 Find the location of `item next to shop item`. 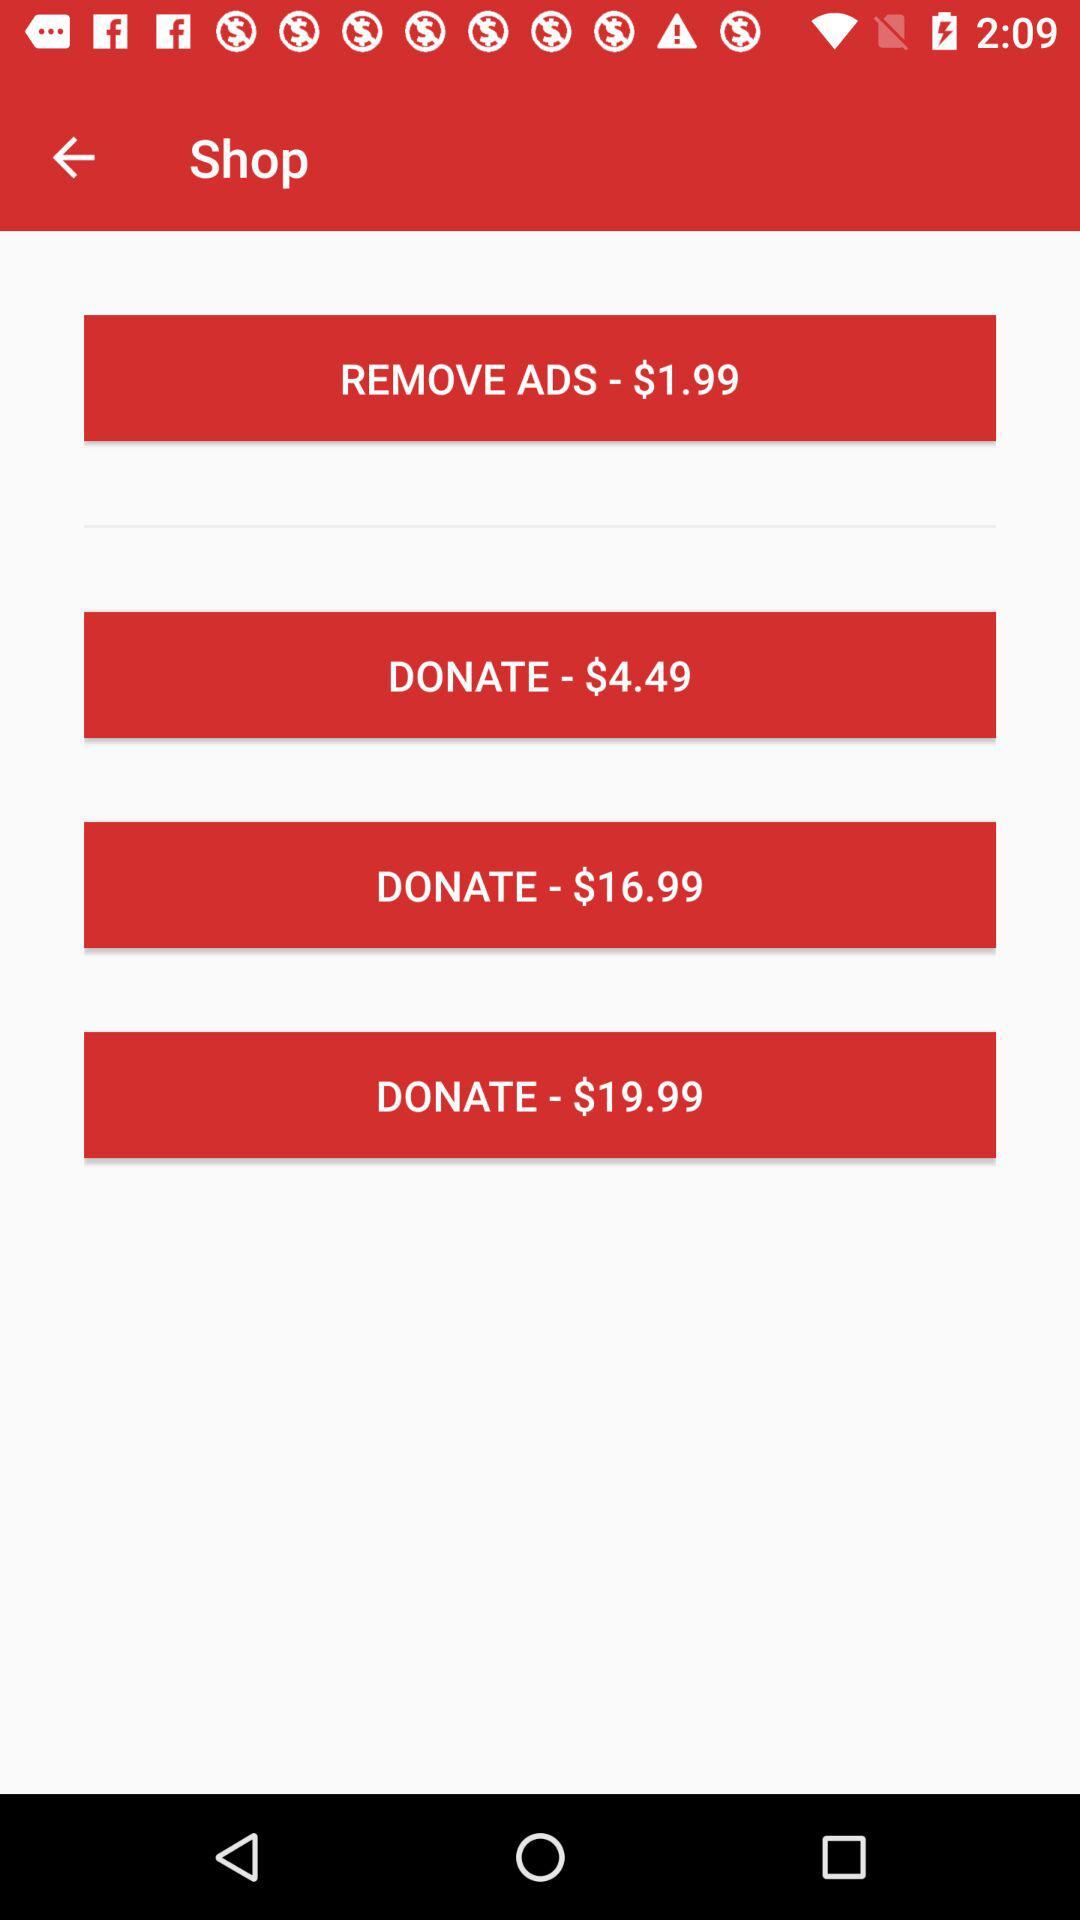

item next to shop item is located at coordinates (72, 156).